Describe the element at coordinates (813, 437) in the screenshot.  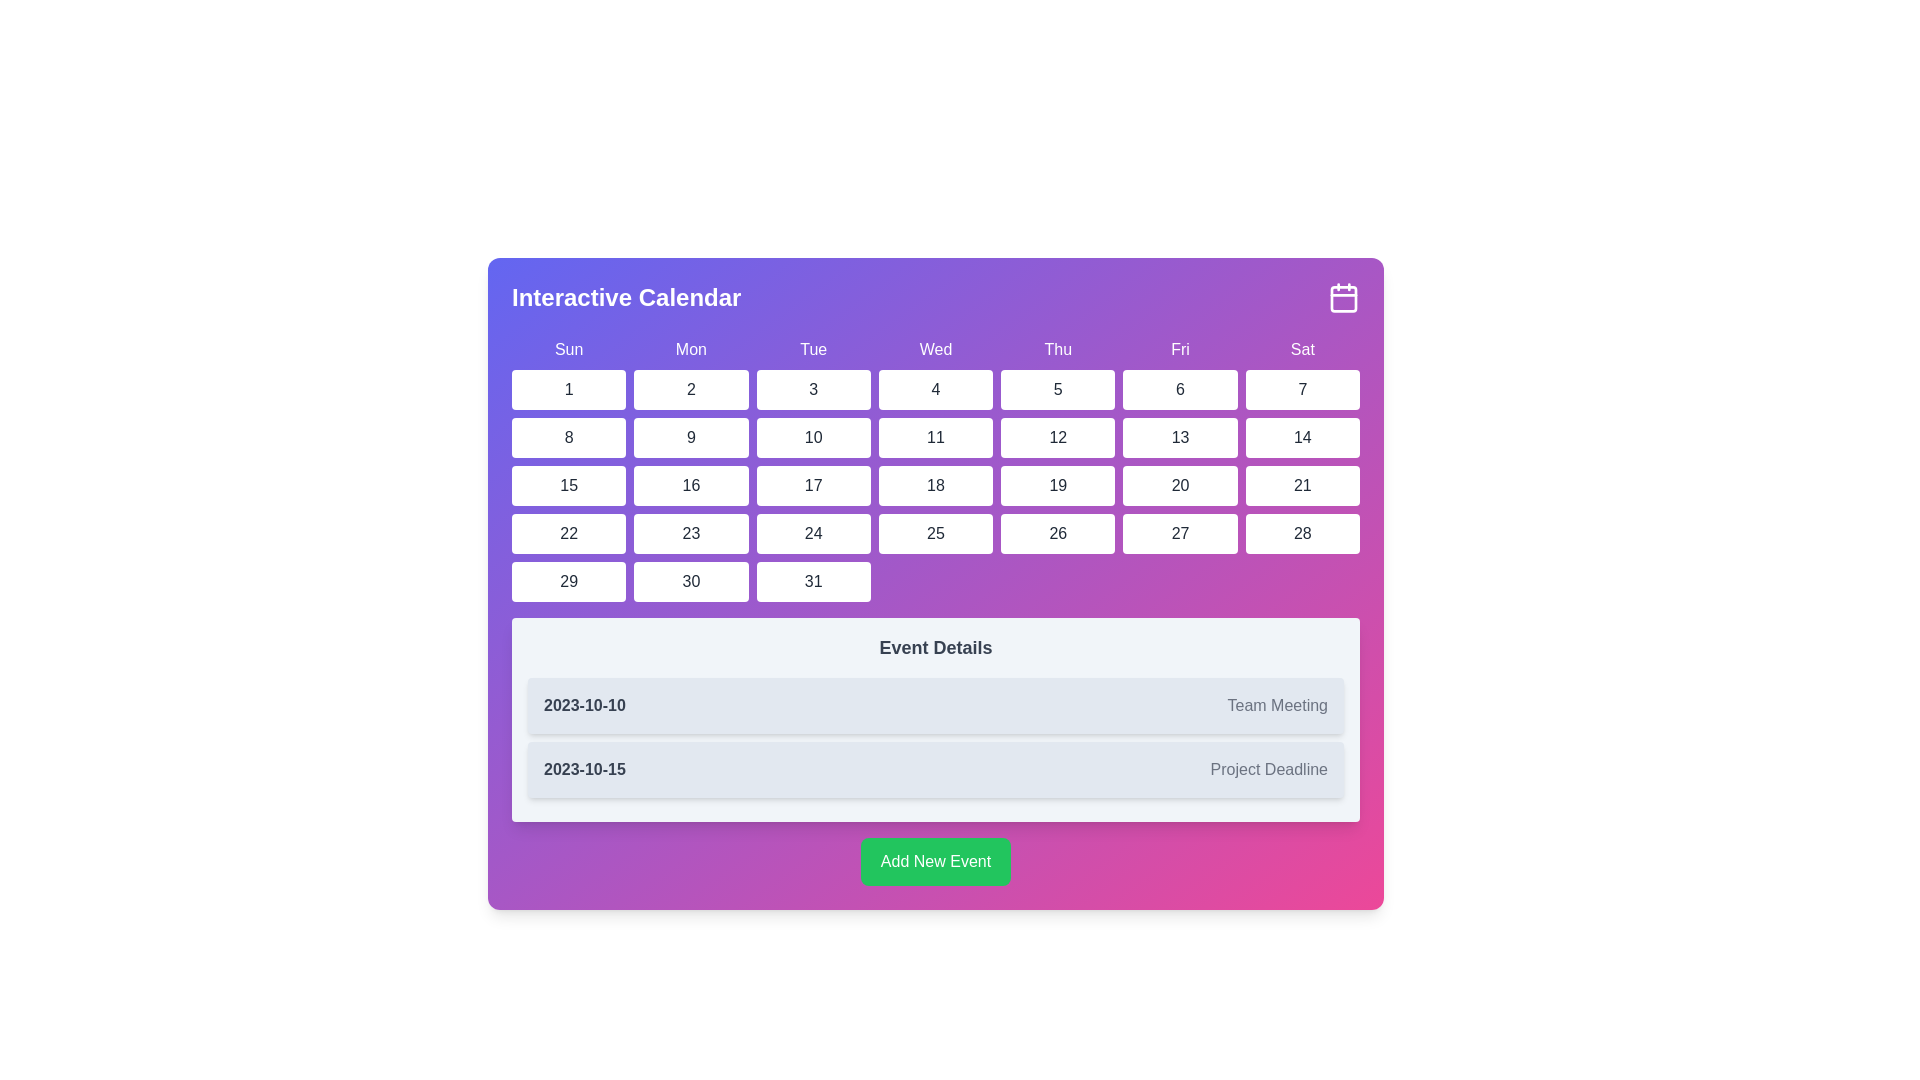
I see `the button representing the date '10' in the calendar interface, located under the 'Tue' column` at that location.